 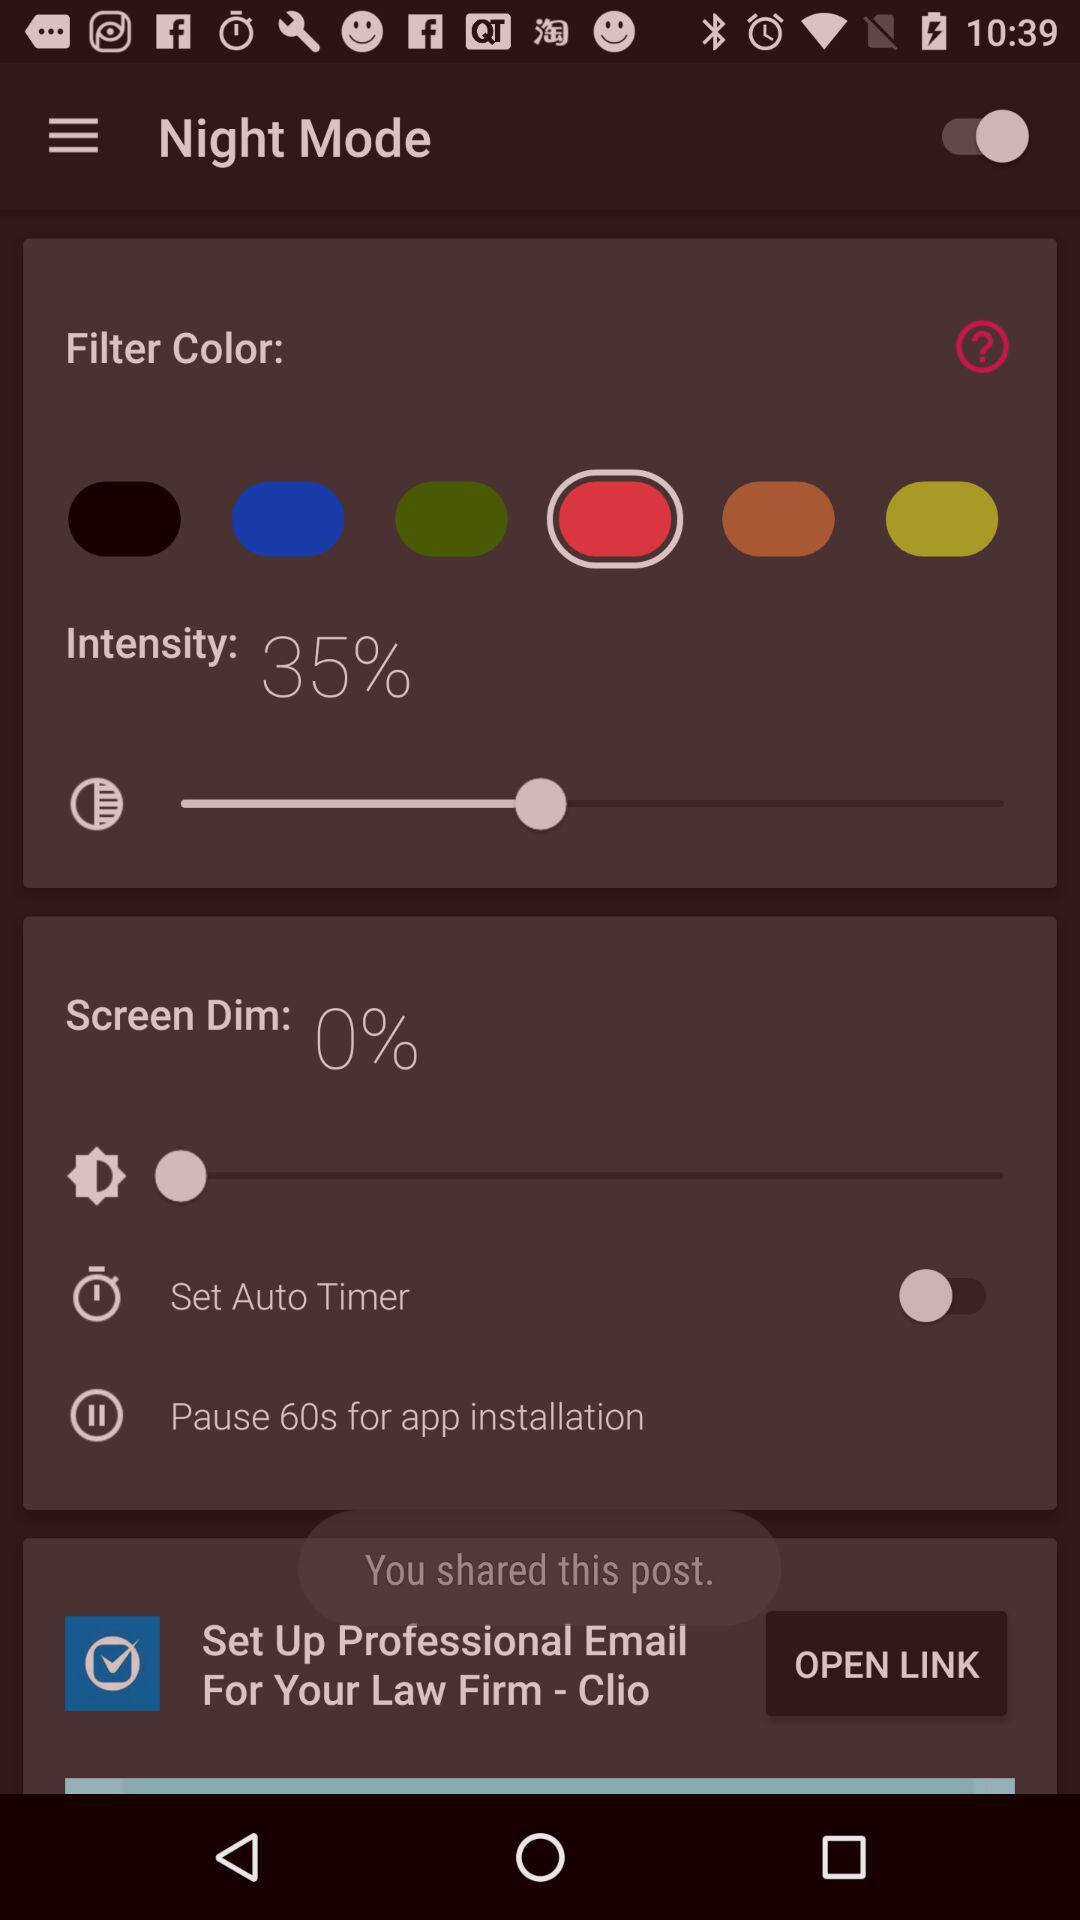 I want to click on the last section of the page, so click(x=540, y=1656).